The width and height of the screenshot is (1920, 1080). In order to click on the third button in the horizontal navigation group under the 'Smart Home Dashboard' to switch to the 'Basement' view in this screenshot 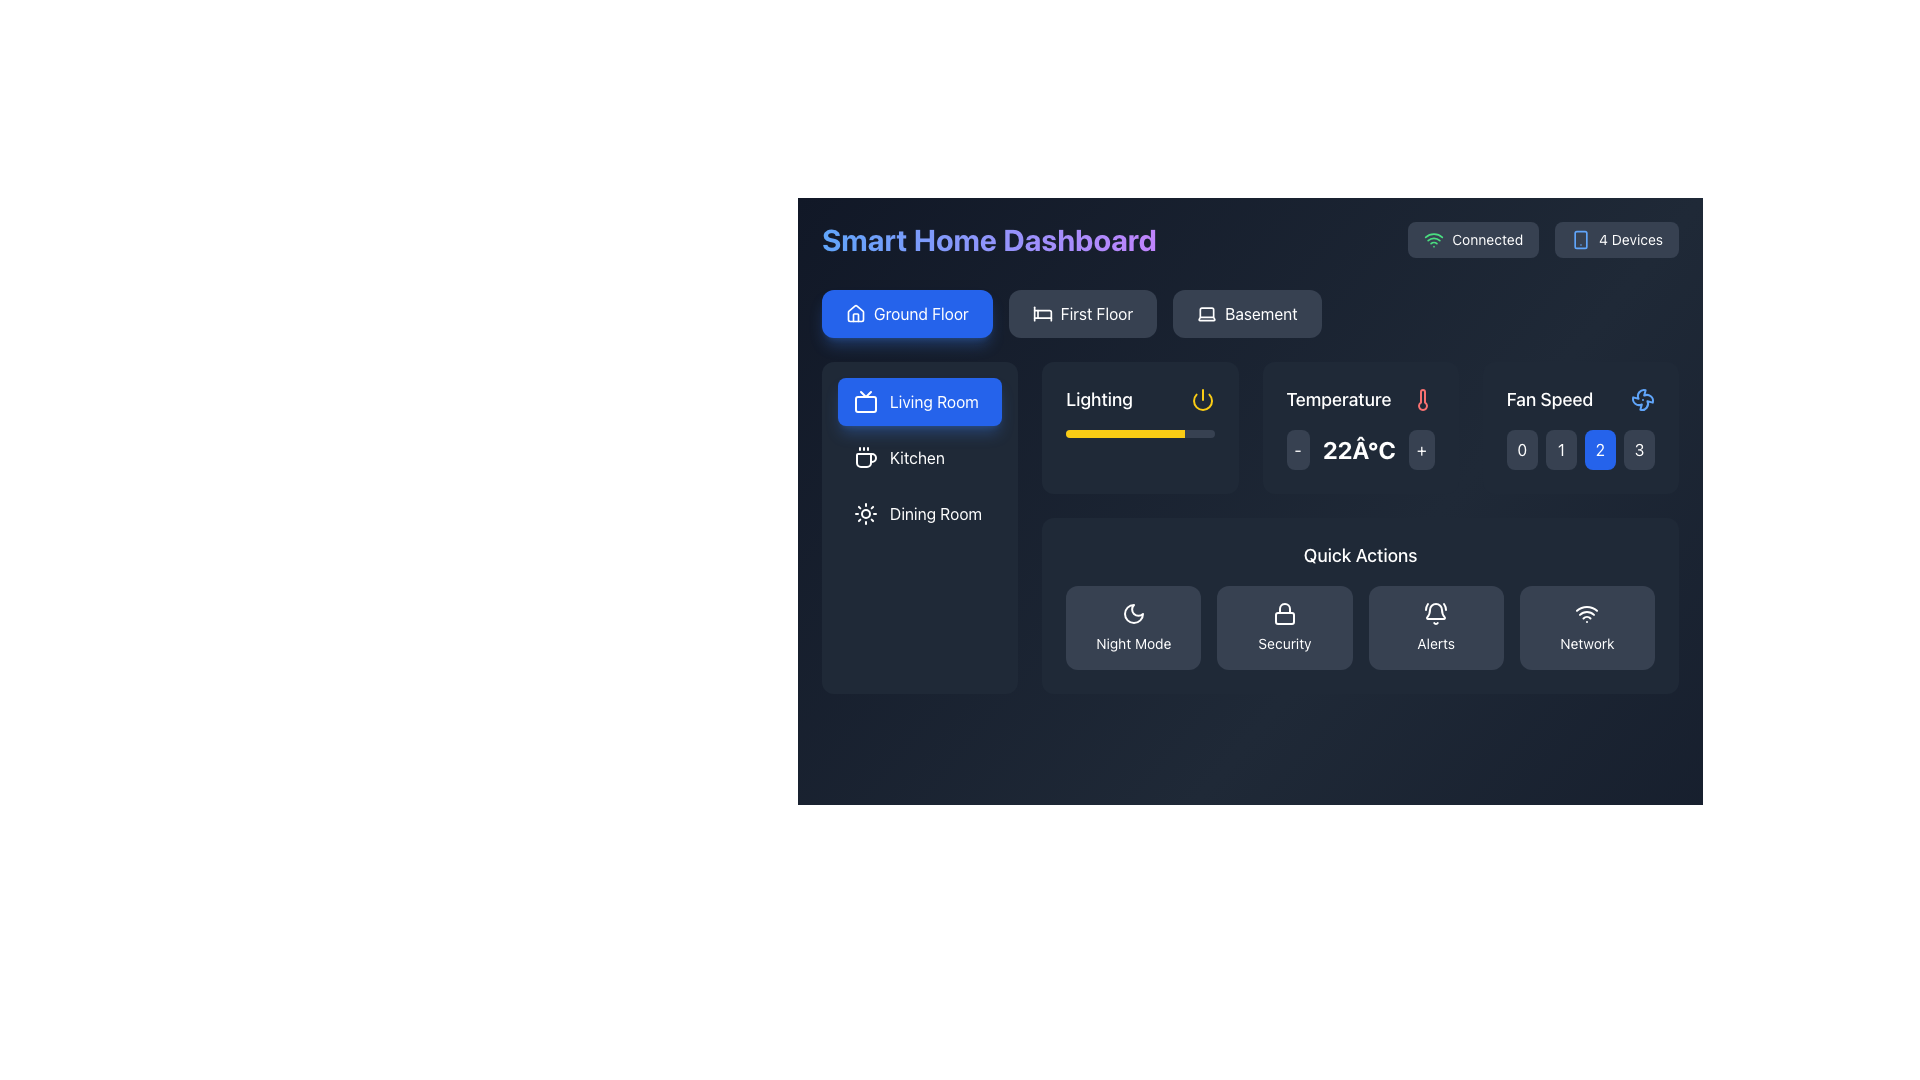, I will do `click(1248, 313)`.